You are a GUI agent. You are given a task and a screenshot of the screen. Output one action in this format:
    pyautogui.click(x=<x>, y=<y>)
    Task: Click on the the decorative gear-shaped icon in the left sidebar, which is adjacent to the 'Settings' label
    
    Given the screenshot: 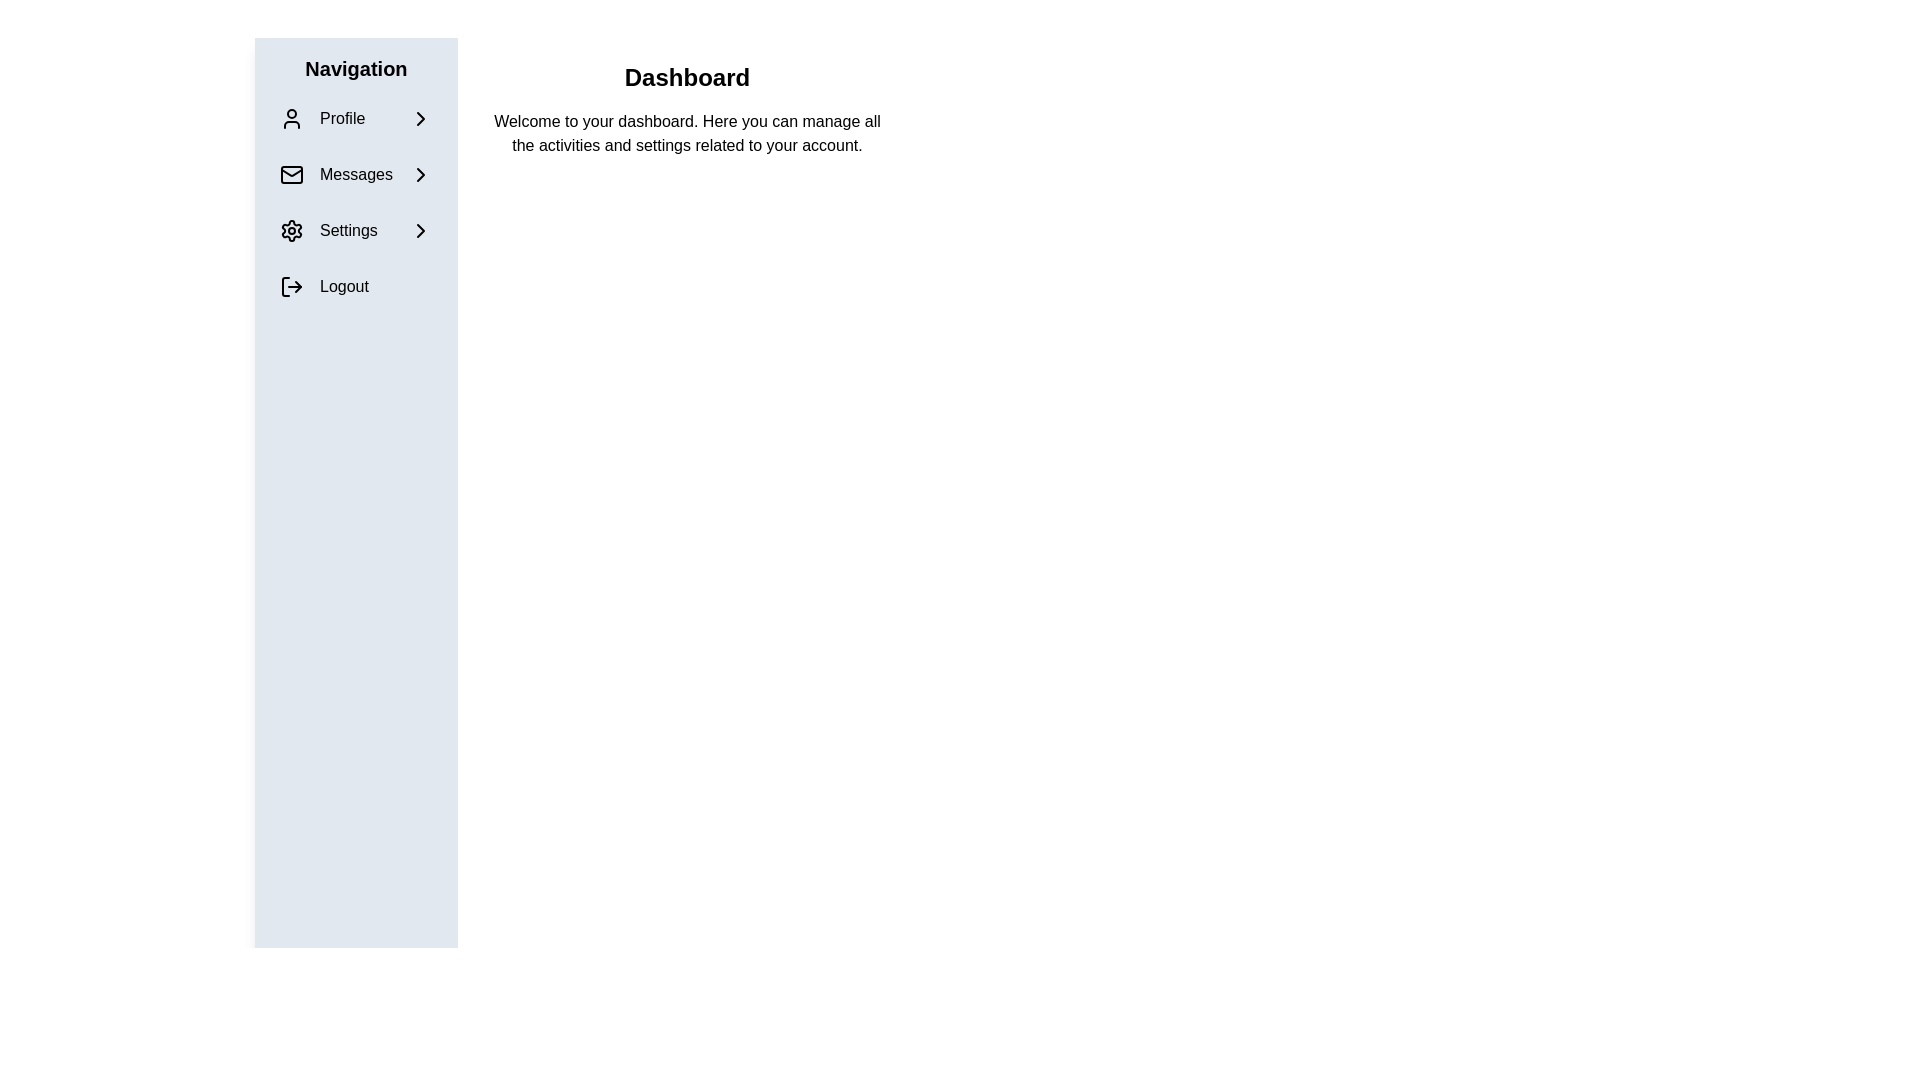 What is the action you would take?
    pyautogui.click(x=291, y=230)
    